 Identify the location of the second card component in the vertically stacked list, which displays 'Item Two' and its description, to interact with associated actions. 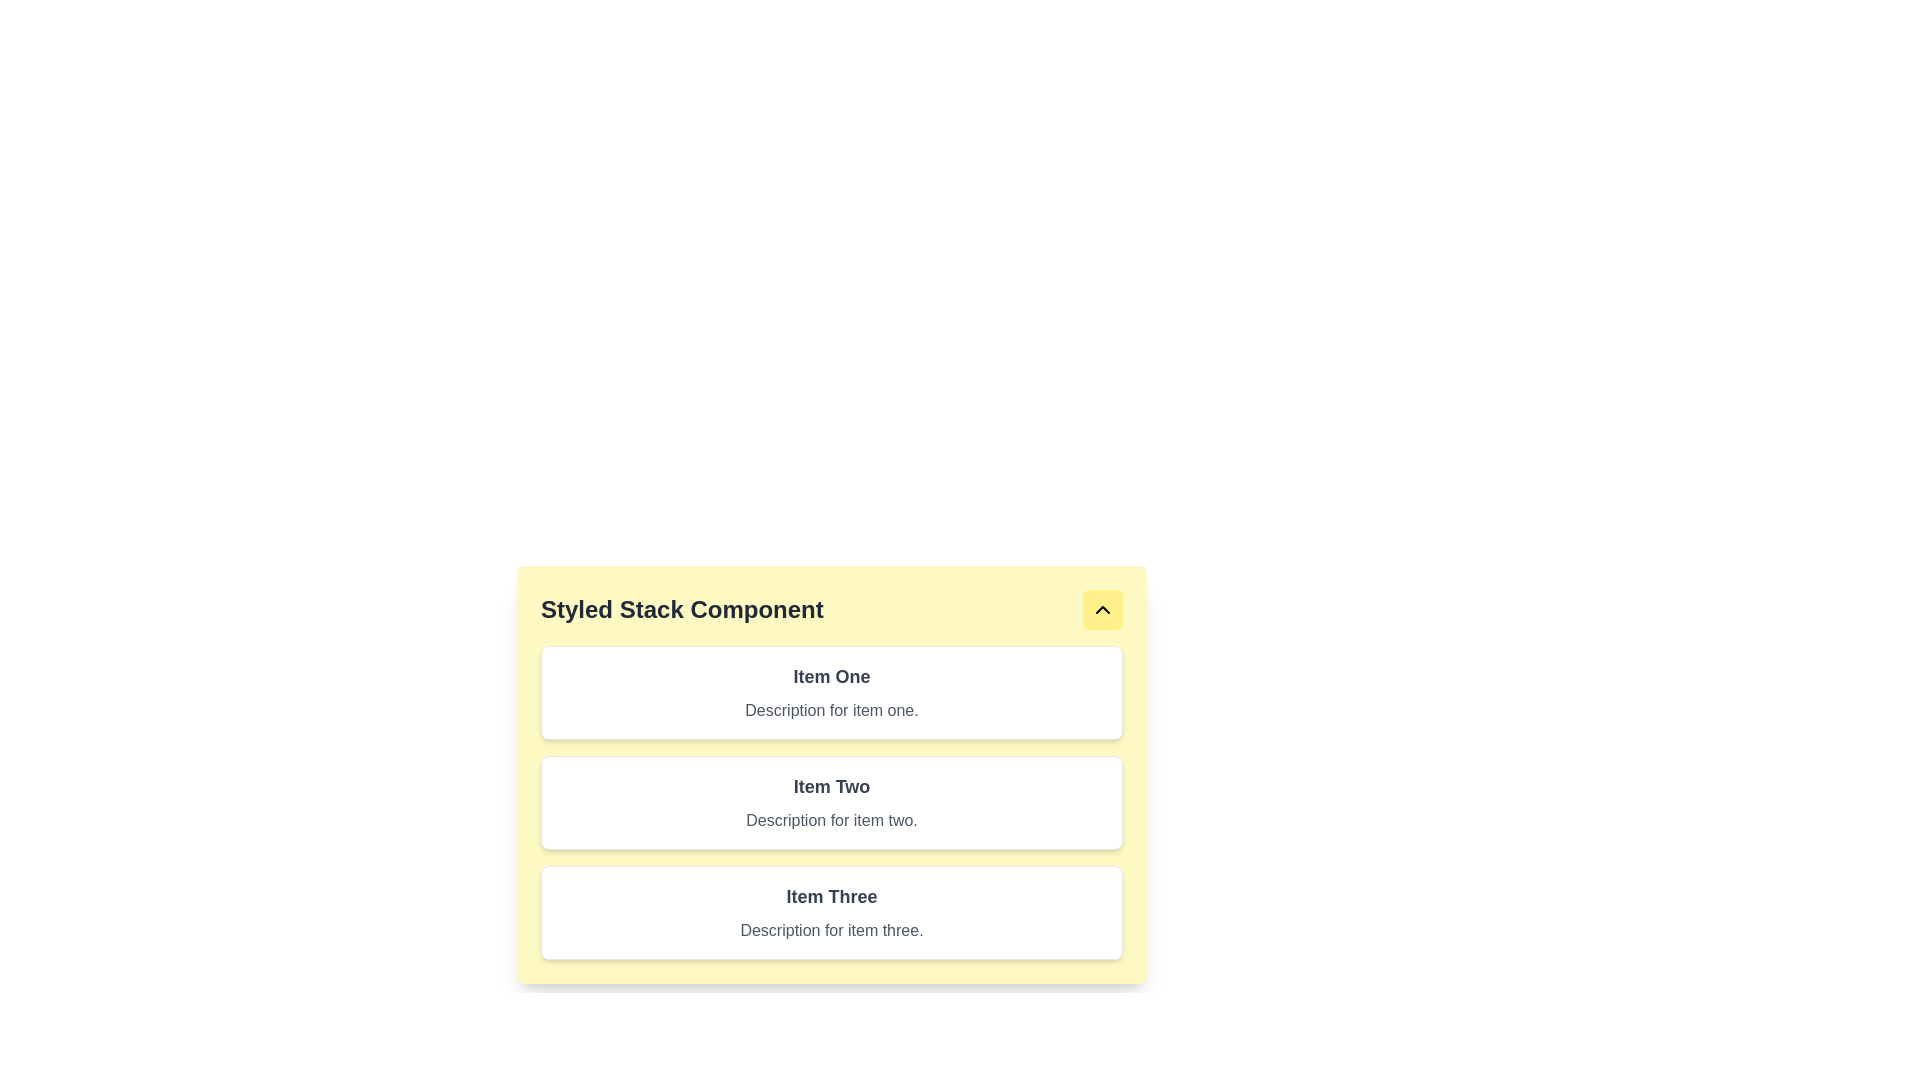
(831, 801).